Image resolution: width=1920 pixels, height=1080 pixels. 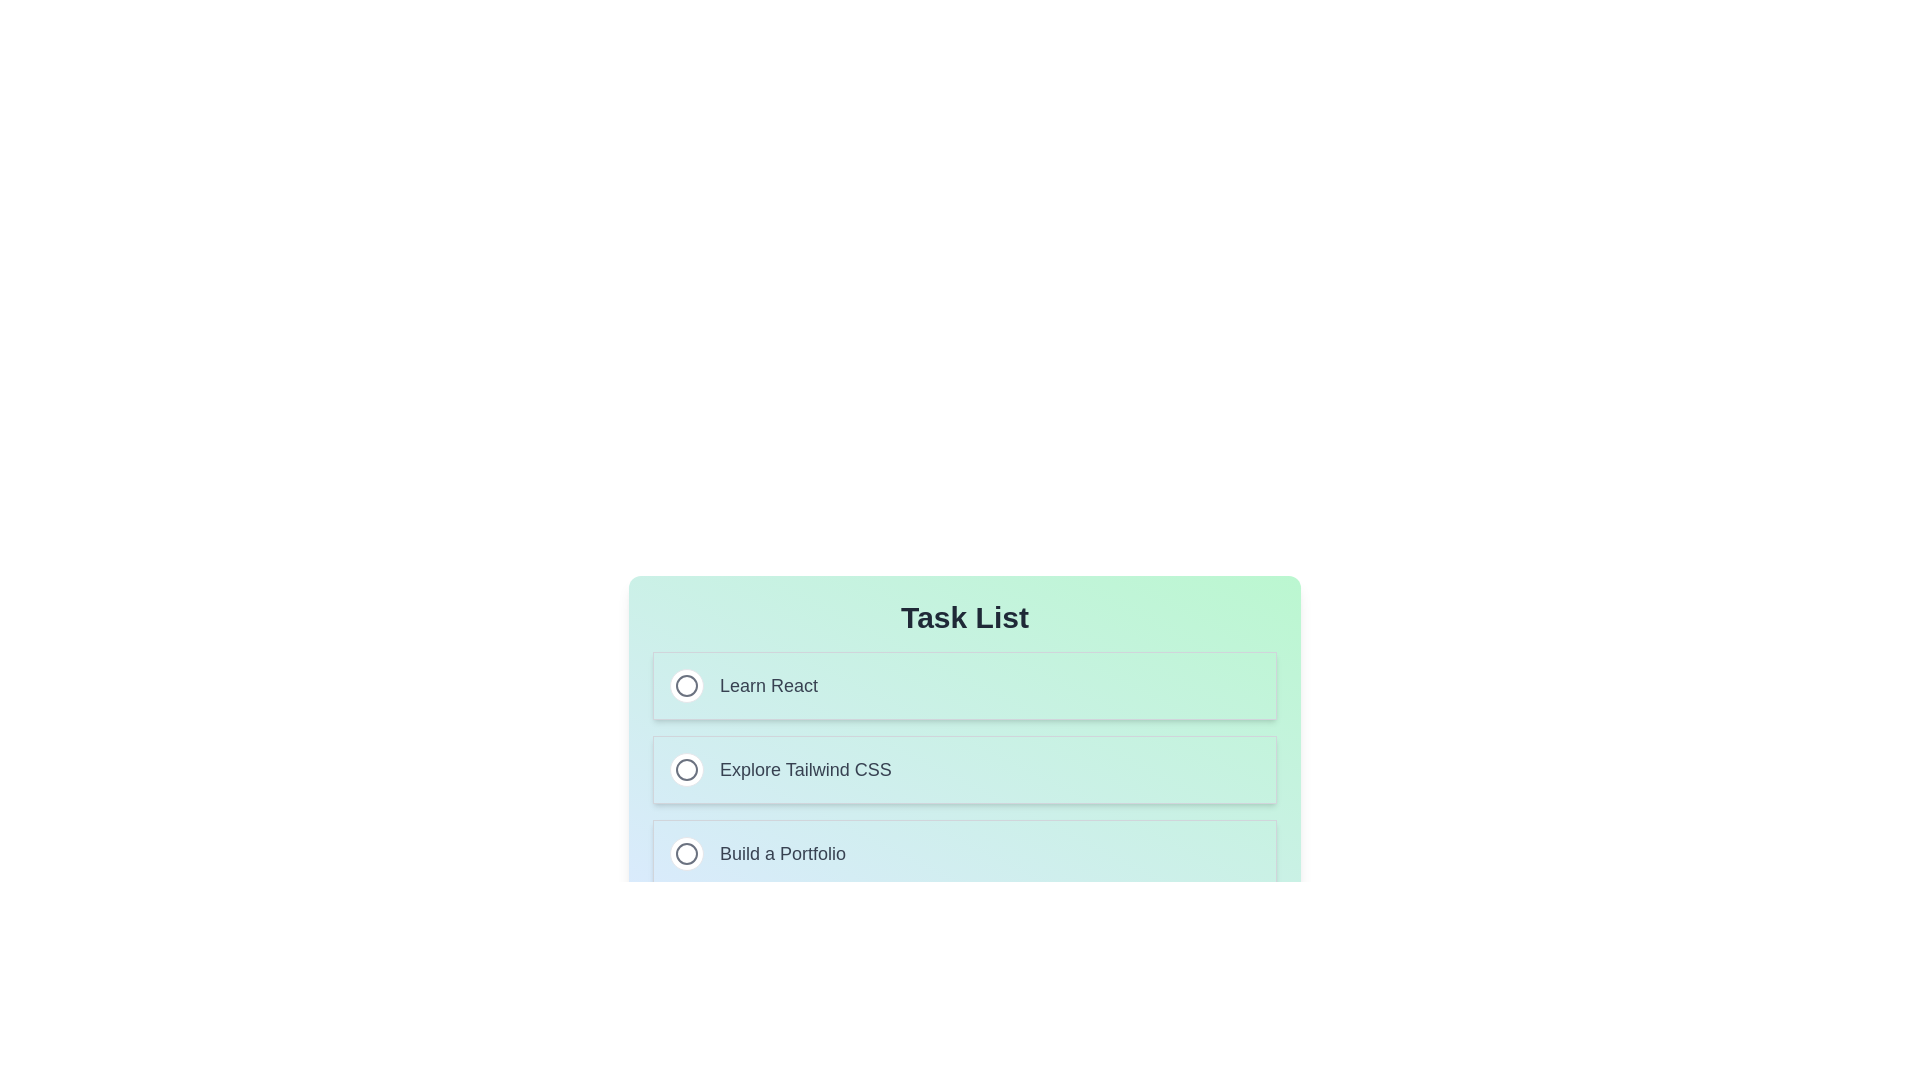 I want to click on static text label that says 'Build a Portfolio', which is the third item in the vertical task list located below the 'Explore Tailwind CSS' item, so click(x=781, y=853).